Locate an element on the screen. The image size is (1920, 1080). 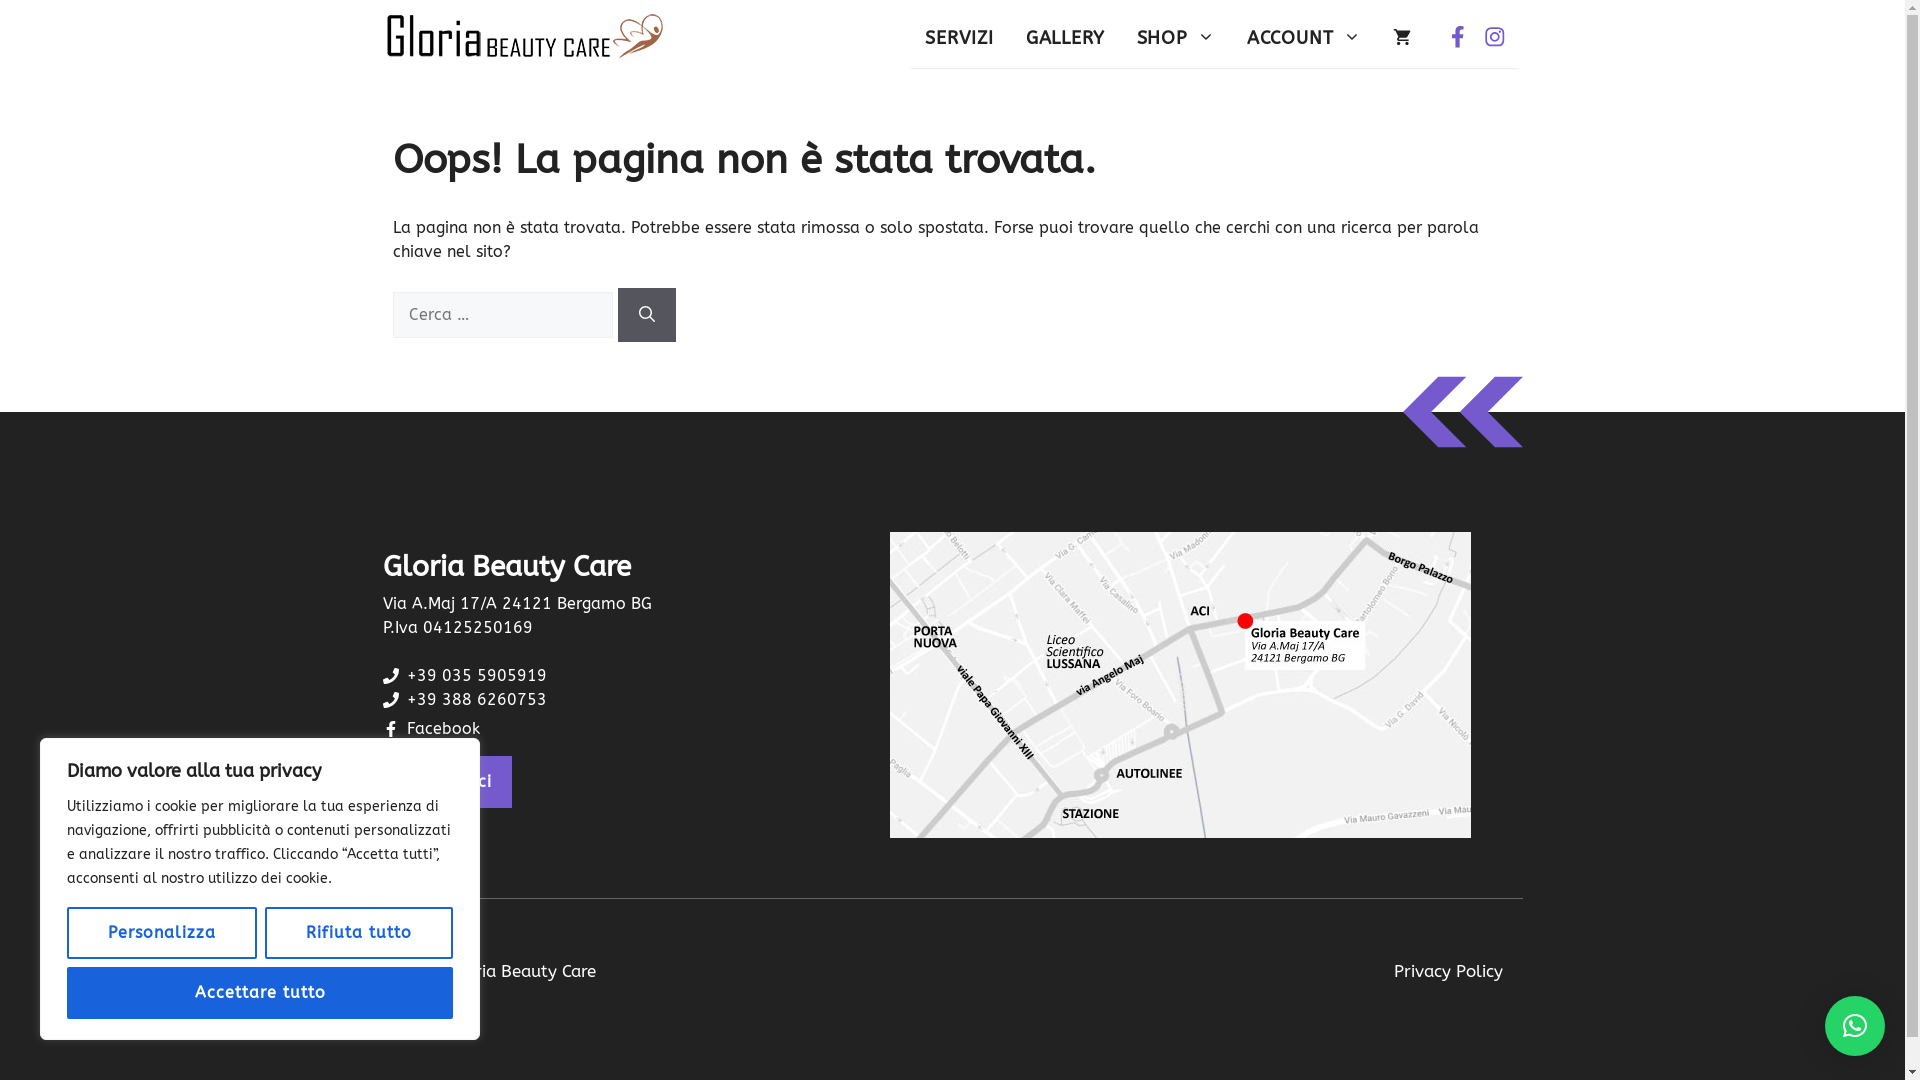
'View your shopping cart' is located at coordinates (1400, 38).